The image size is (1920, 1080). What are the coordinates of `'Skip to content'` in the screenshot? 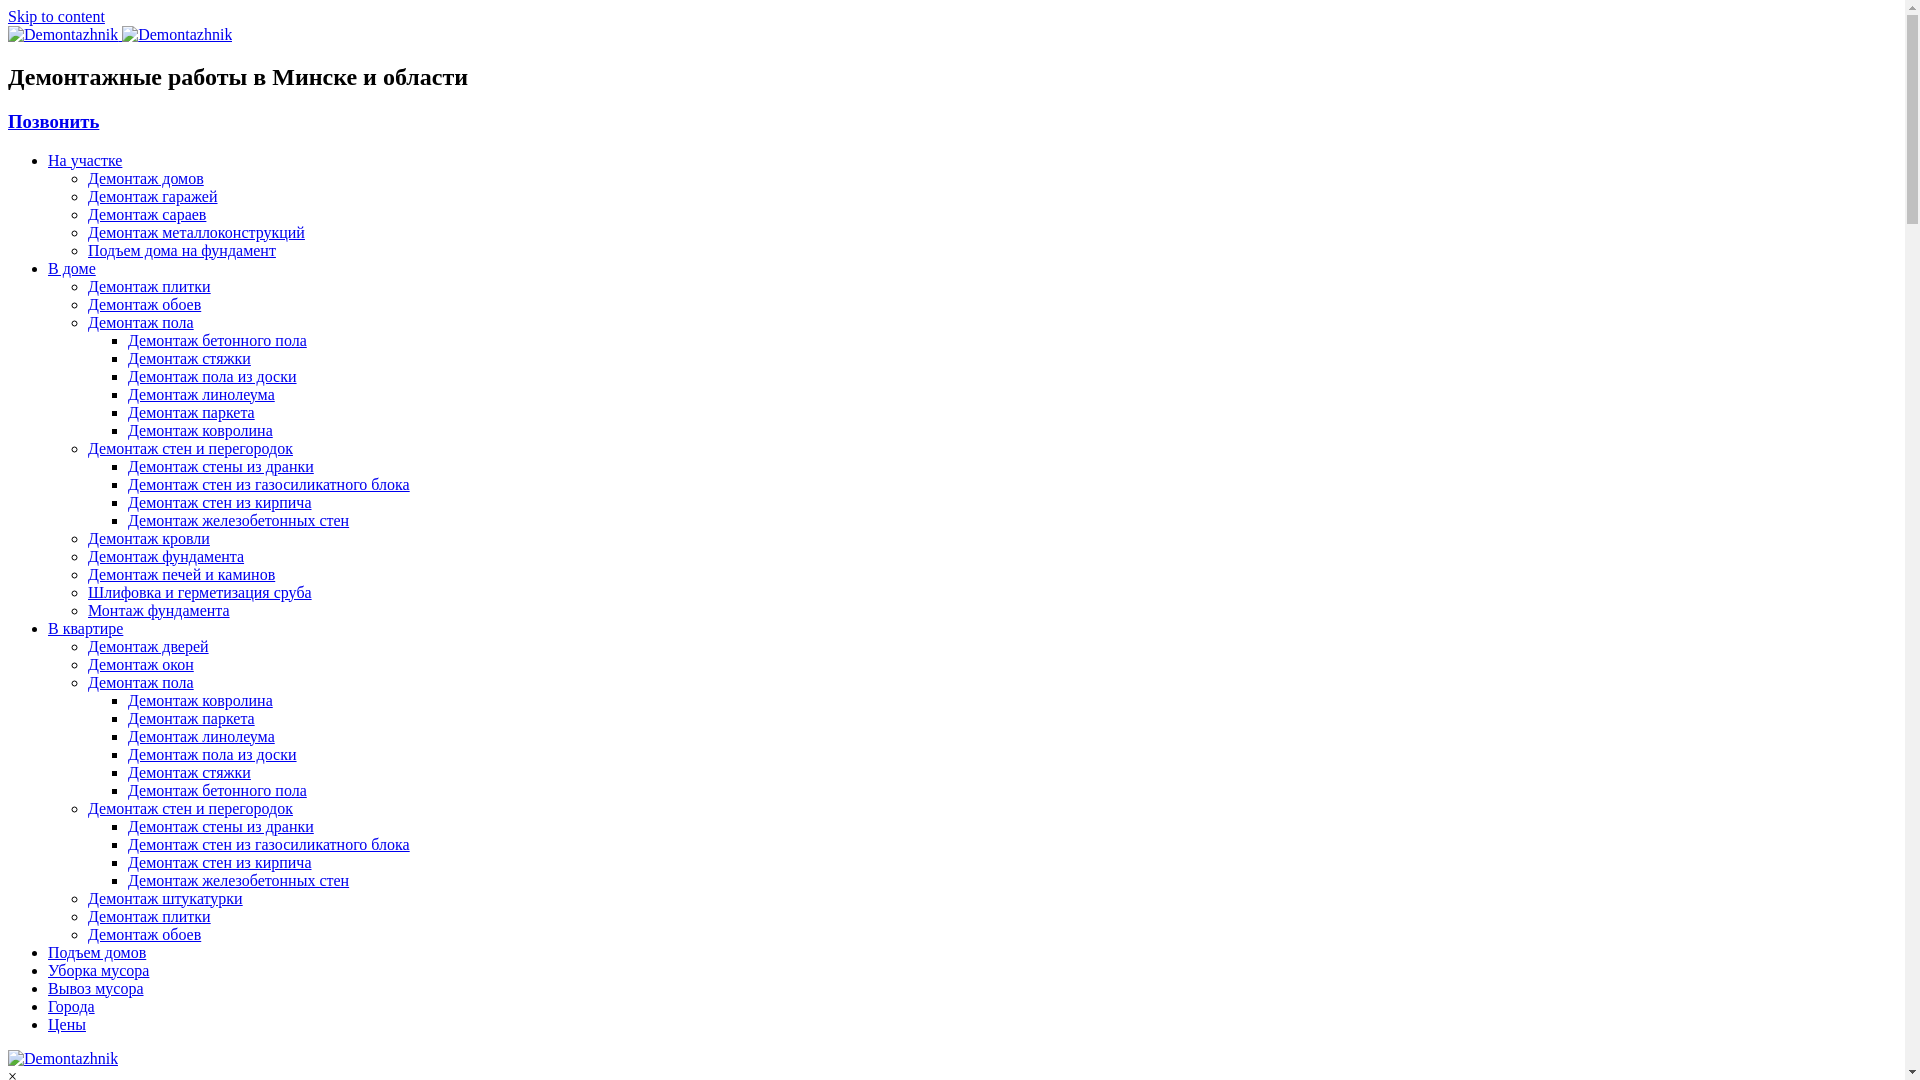 It's located at (56, 16).